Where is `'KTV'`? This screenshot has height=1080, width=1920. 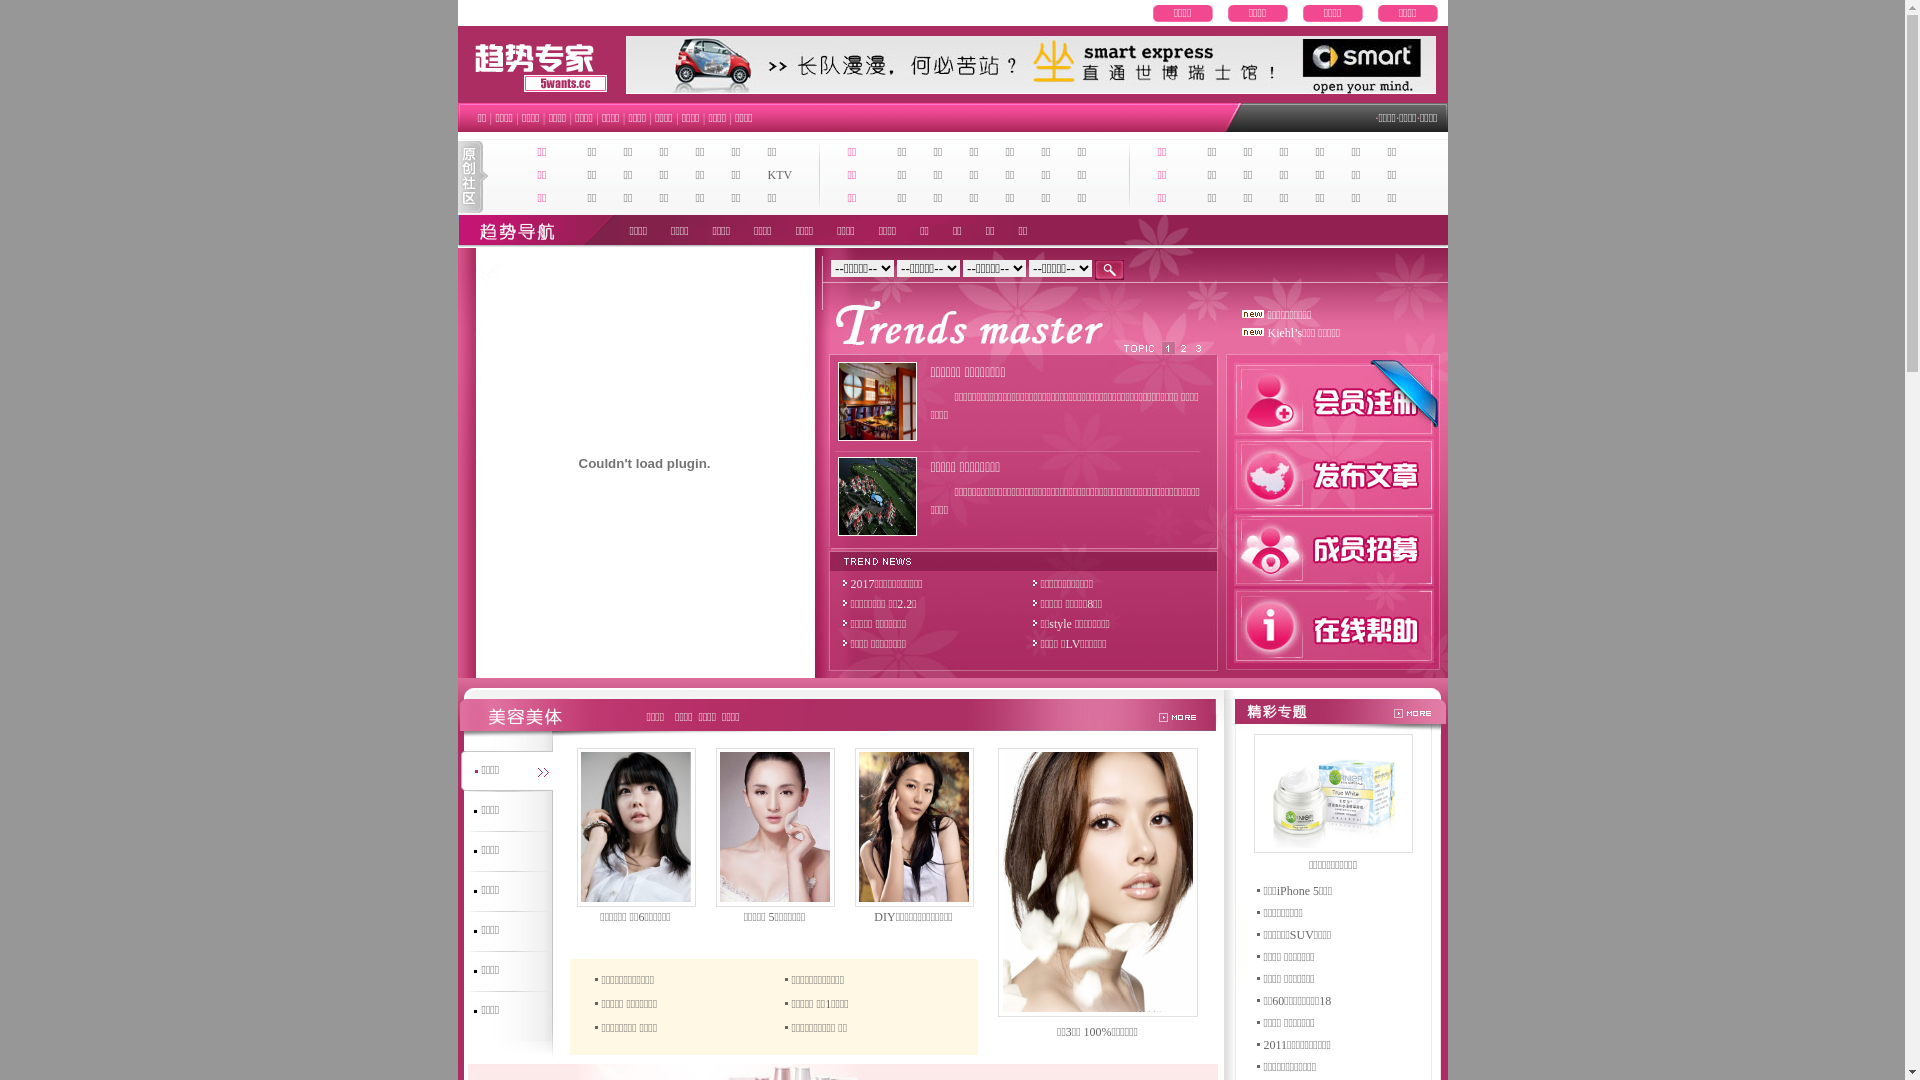
'KTV' is located at coordinates (779, 173).